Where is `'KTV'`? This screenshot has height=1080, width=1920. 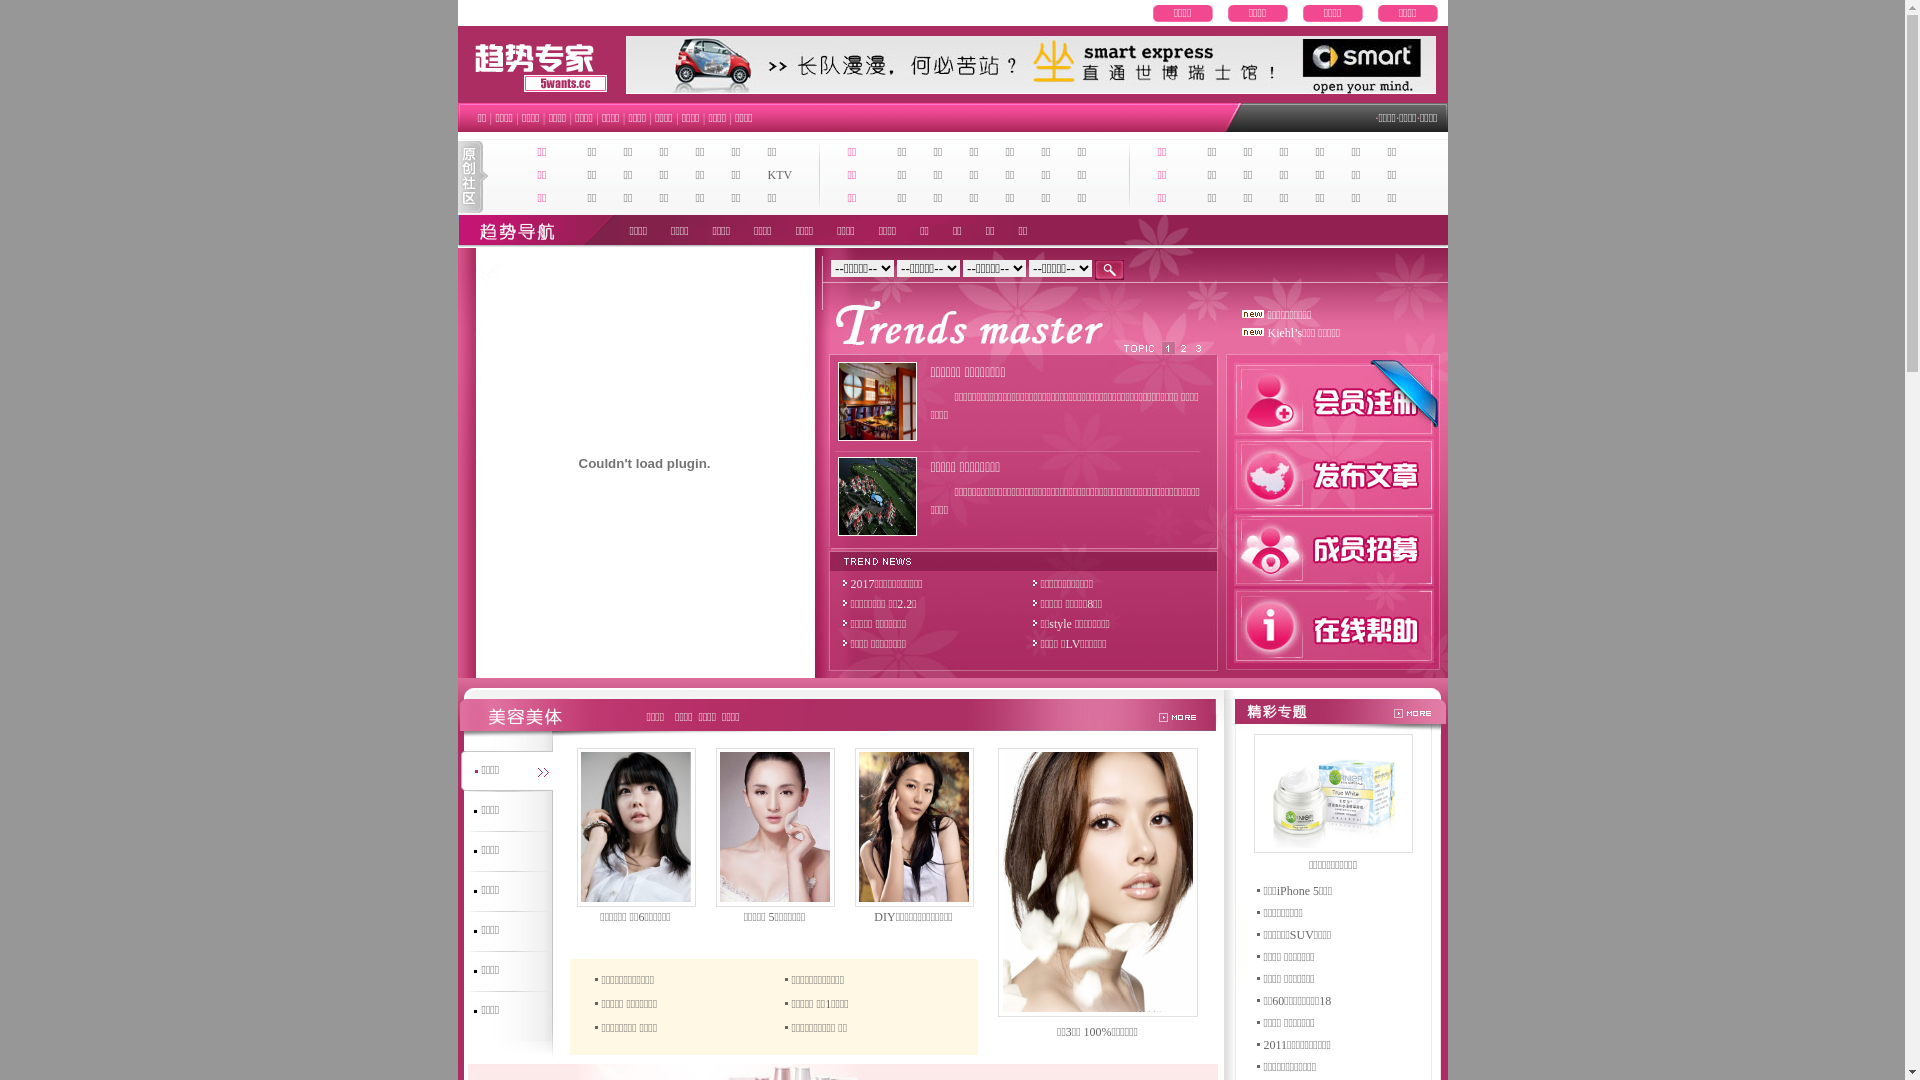
'KTV' is located at coordinates (779, 173).